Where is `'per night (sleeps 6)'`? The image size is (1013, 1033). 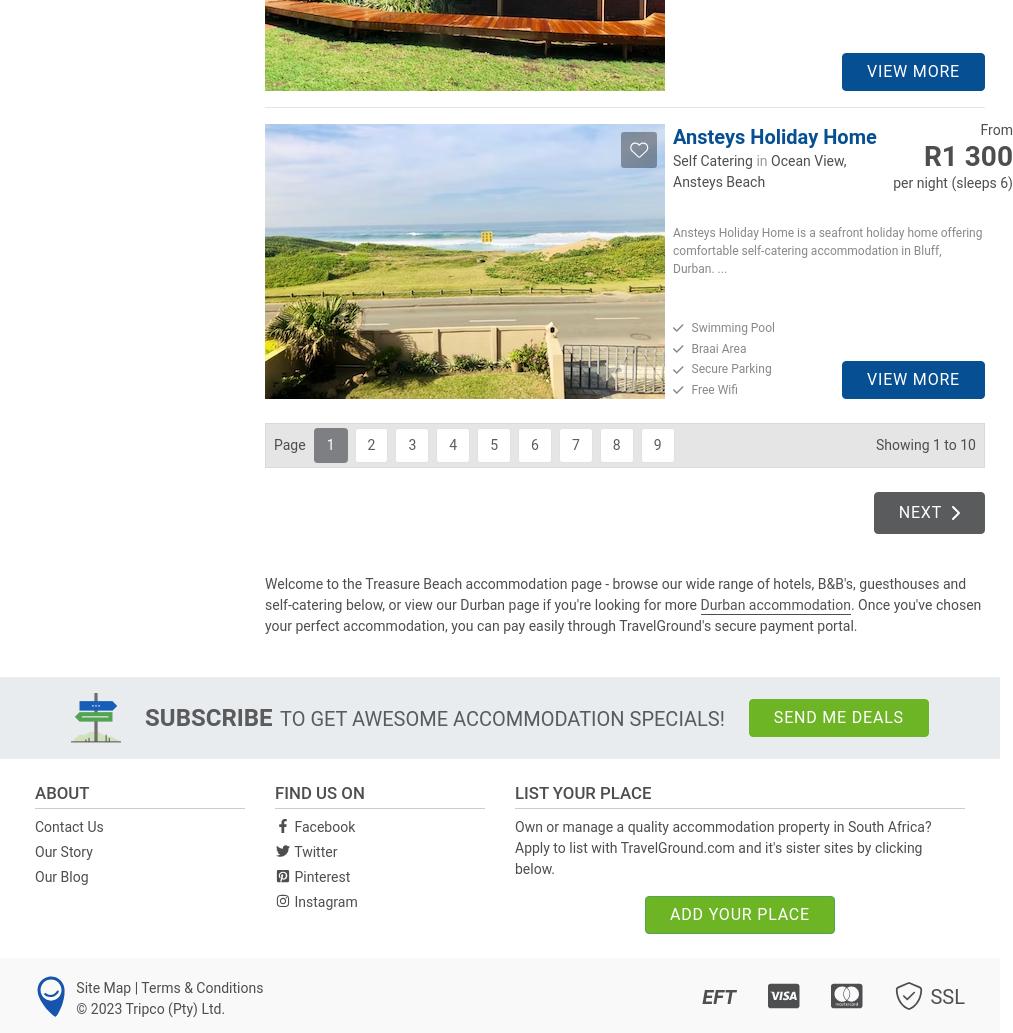 'per night (sleeps 6)' is located at coordinates (953, 182).